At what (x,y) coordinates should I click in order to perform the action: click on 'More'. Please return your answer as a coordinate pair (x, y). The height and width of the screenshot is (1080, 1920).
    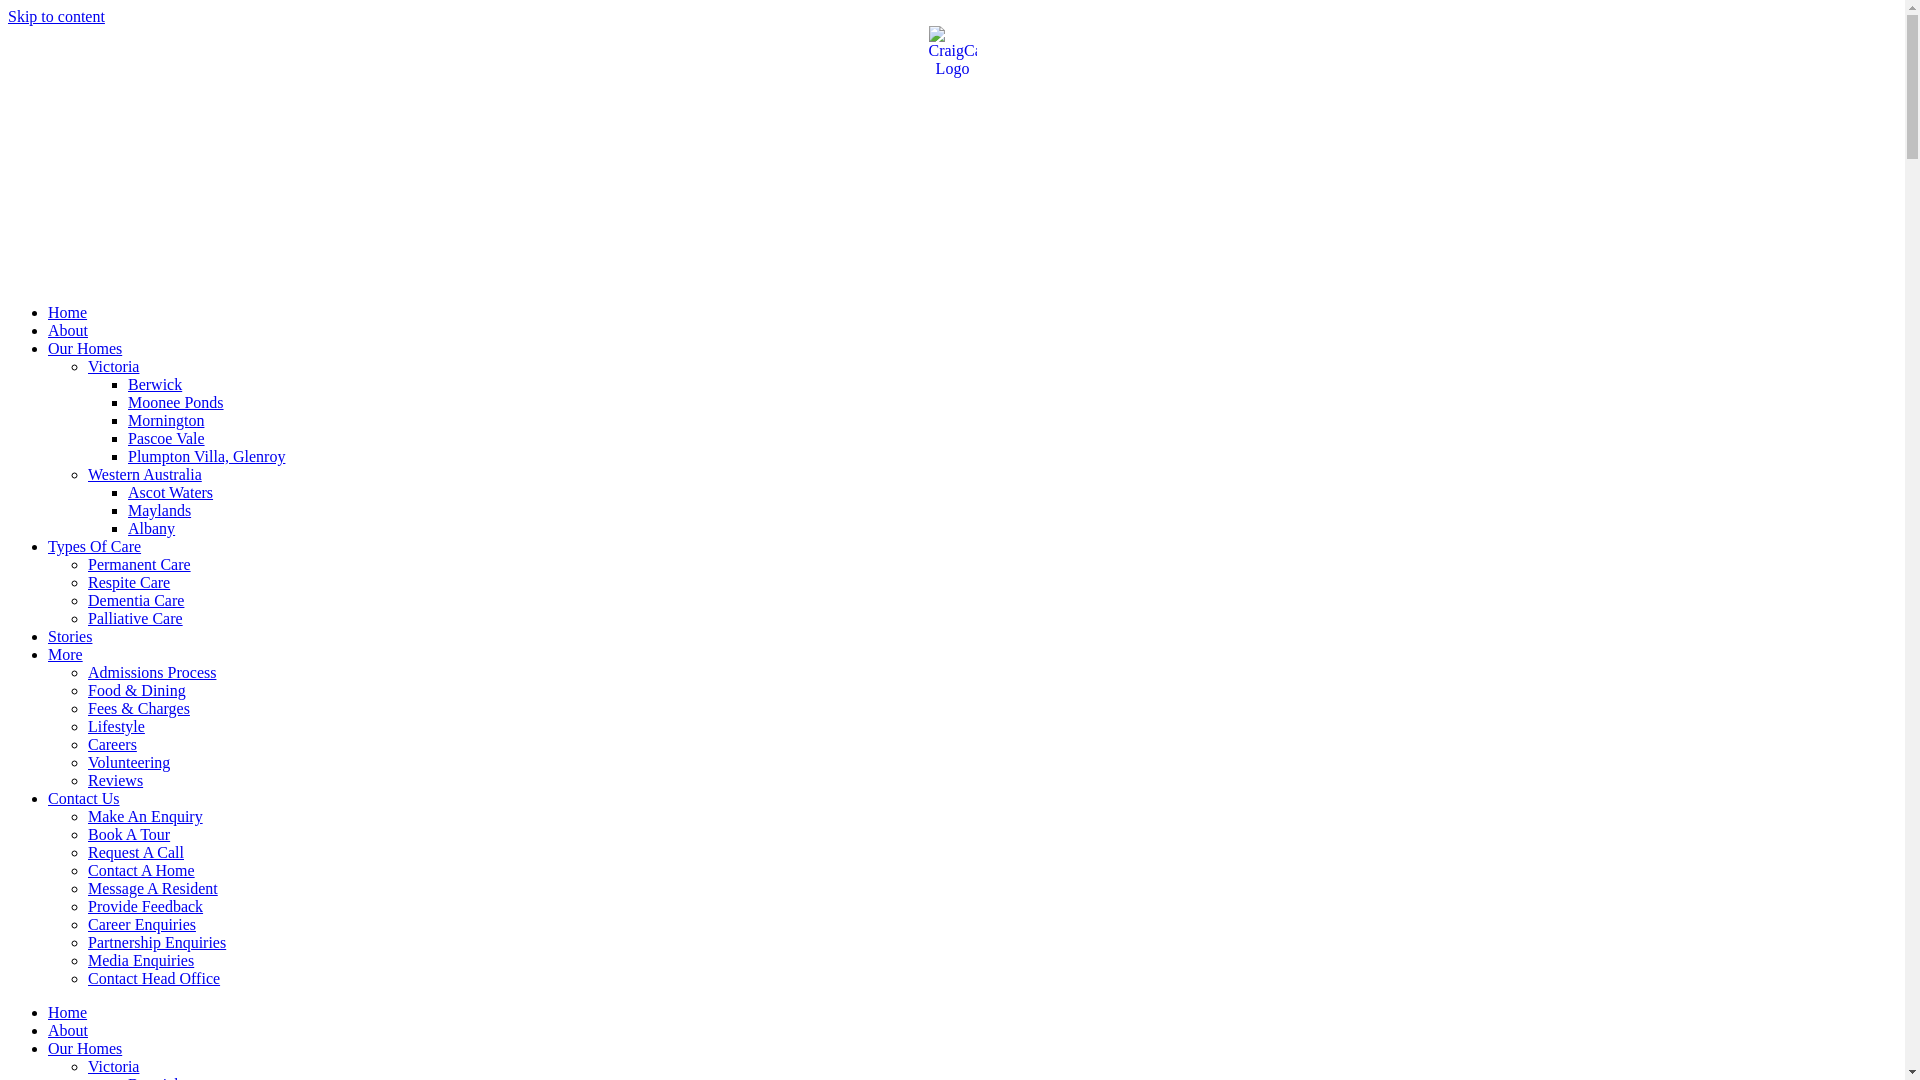
    Looking at the image, I should click on (65, 654).